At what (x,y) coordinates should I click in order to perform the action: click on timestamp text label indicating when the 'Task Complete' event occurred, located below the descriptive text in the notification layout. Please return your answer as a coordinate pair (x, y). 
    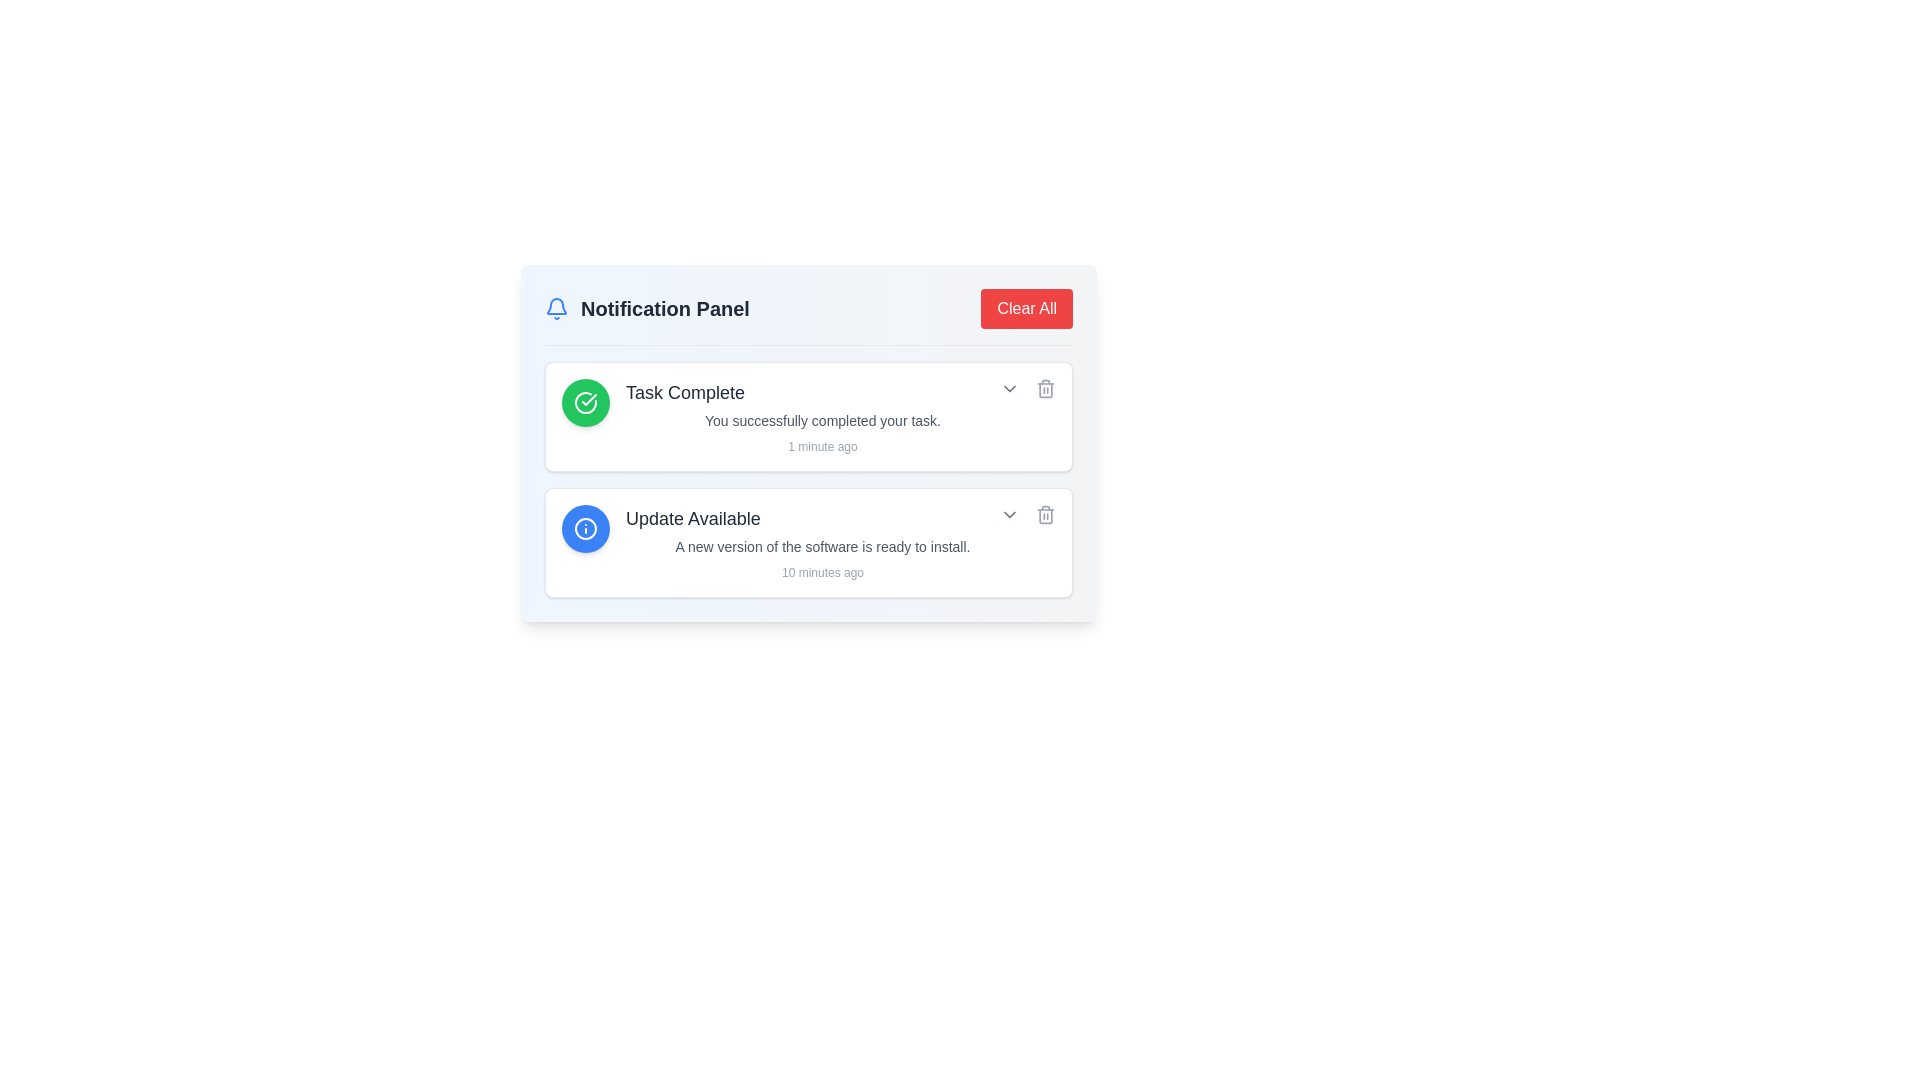
    Looking at the image, I should click on (822, 446).